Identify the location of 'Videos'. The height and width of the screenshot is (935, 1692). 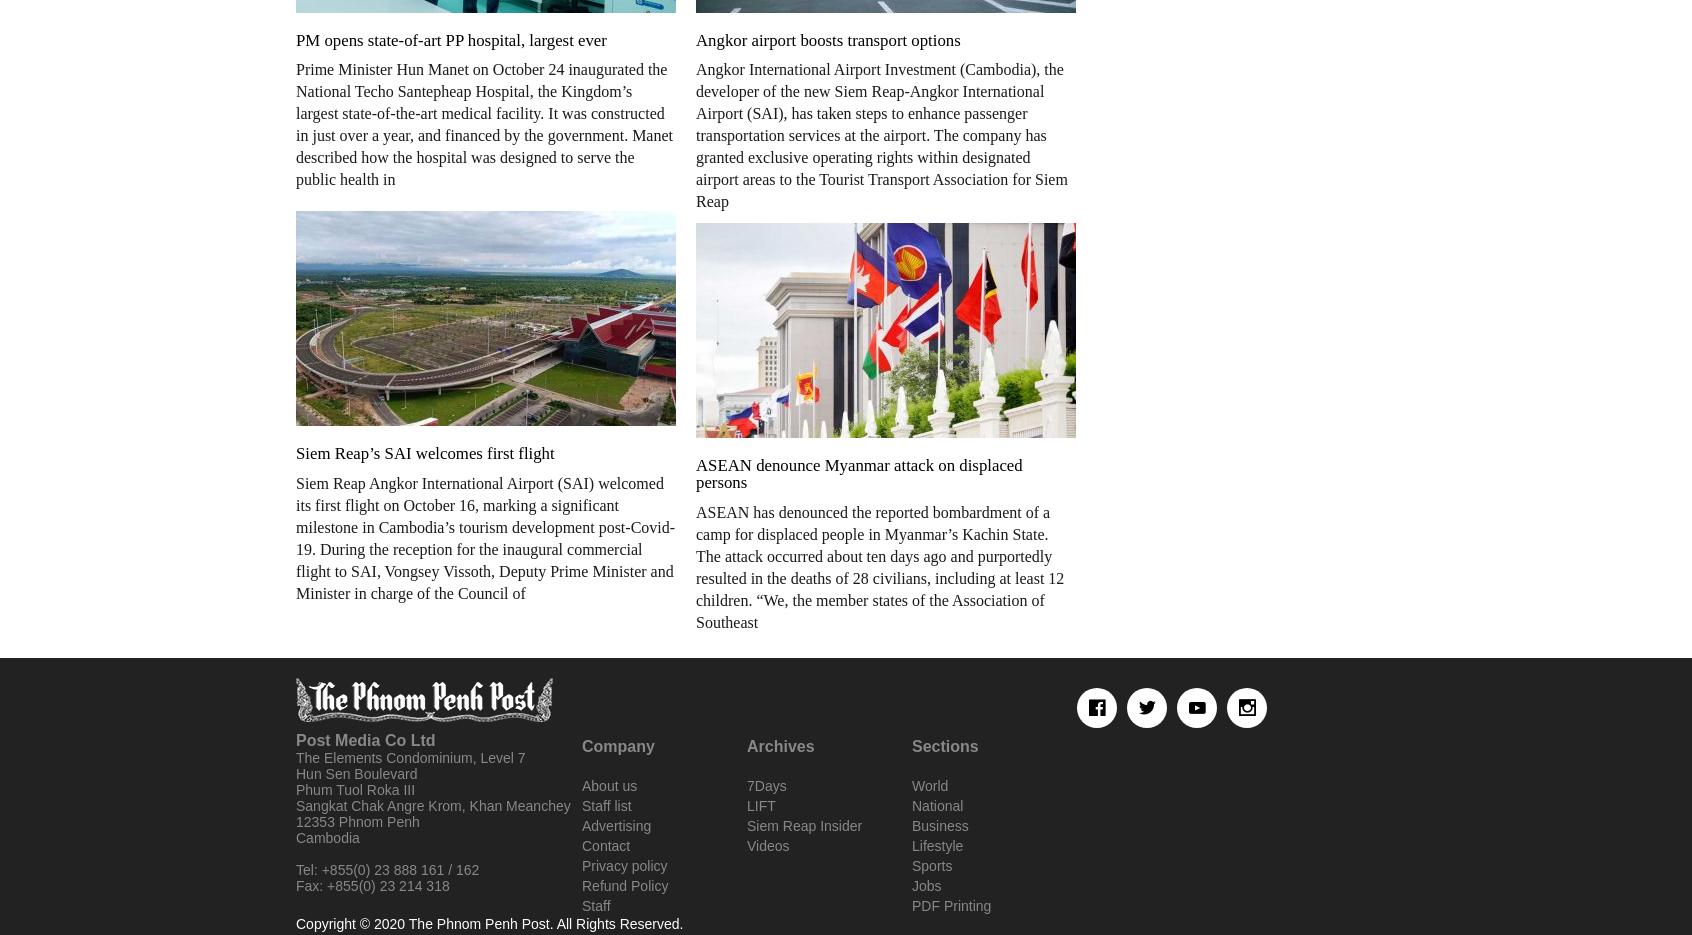
(766, 844).